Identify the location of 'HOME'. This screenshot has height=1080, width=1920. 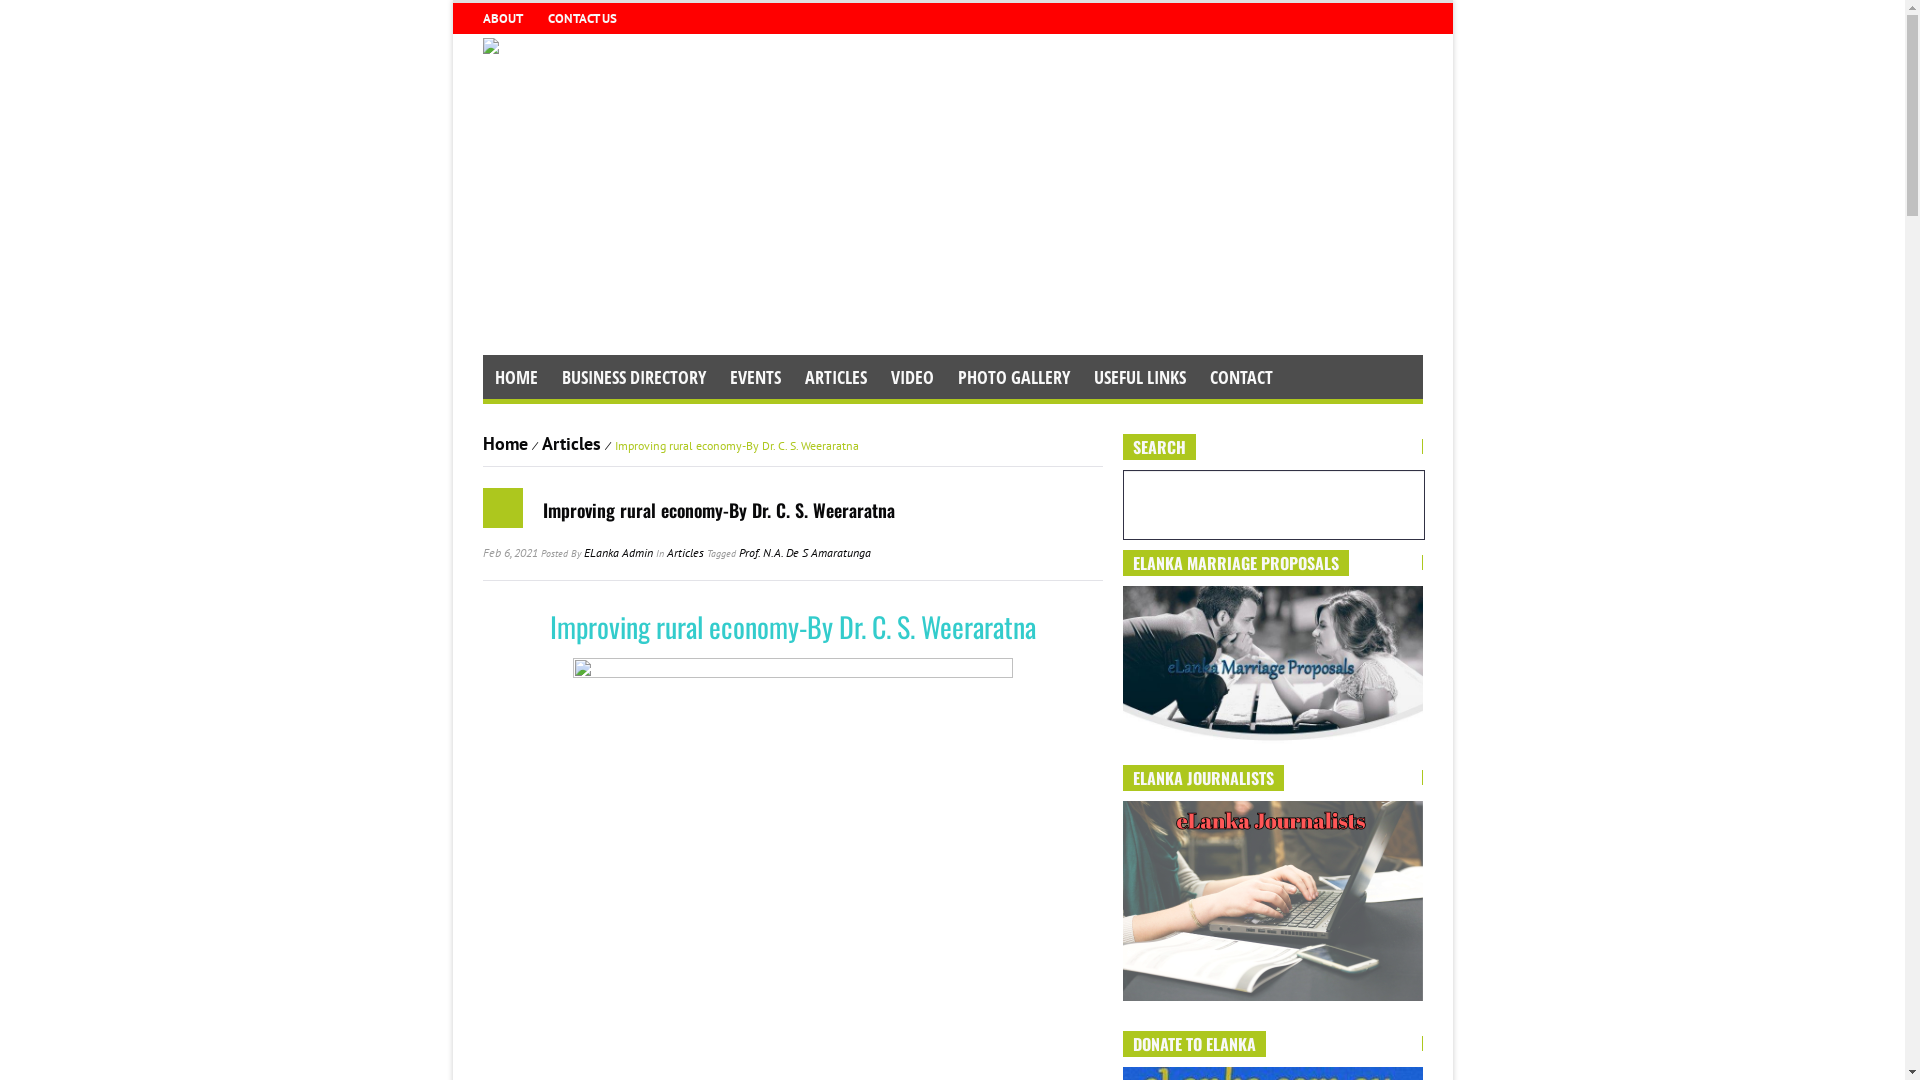
(515, 377).